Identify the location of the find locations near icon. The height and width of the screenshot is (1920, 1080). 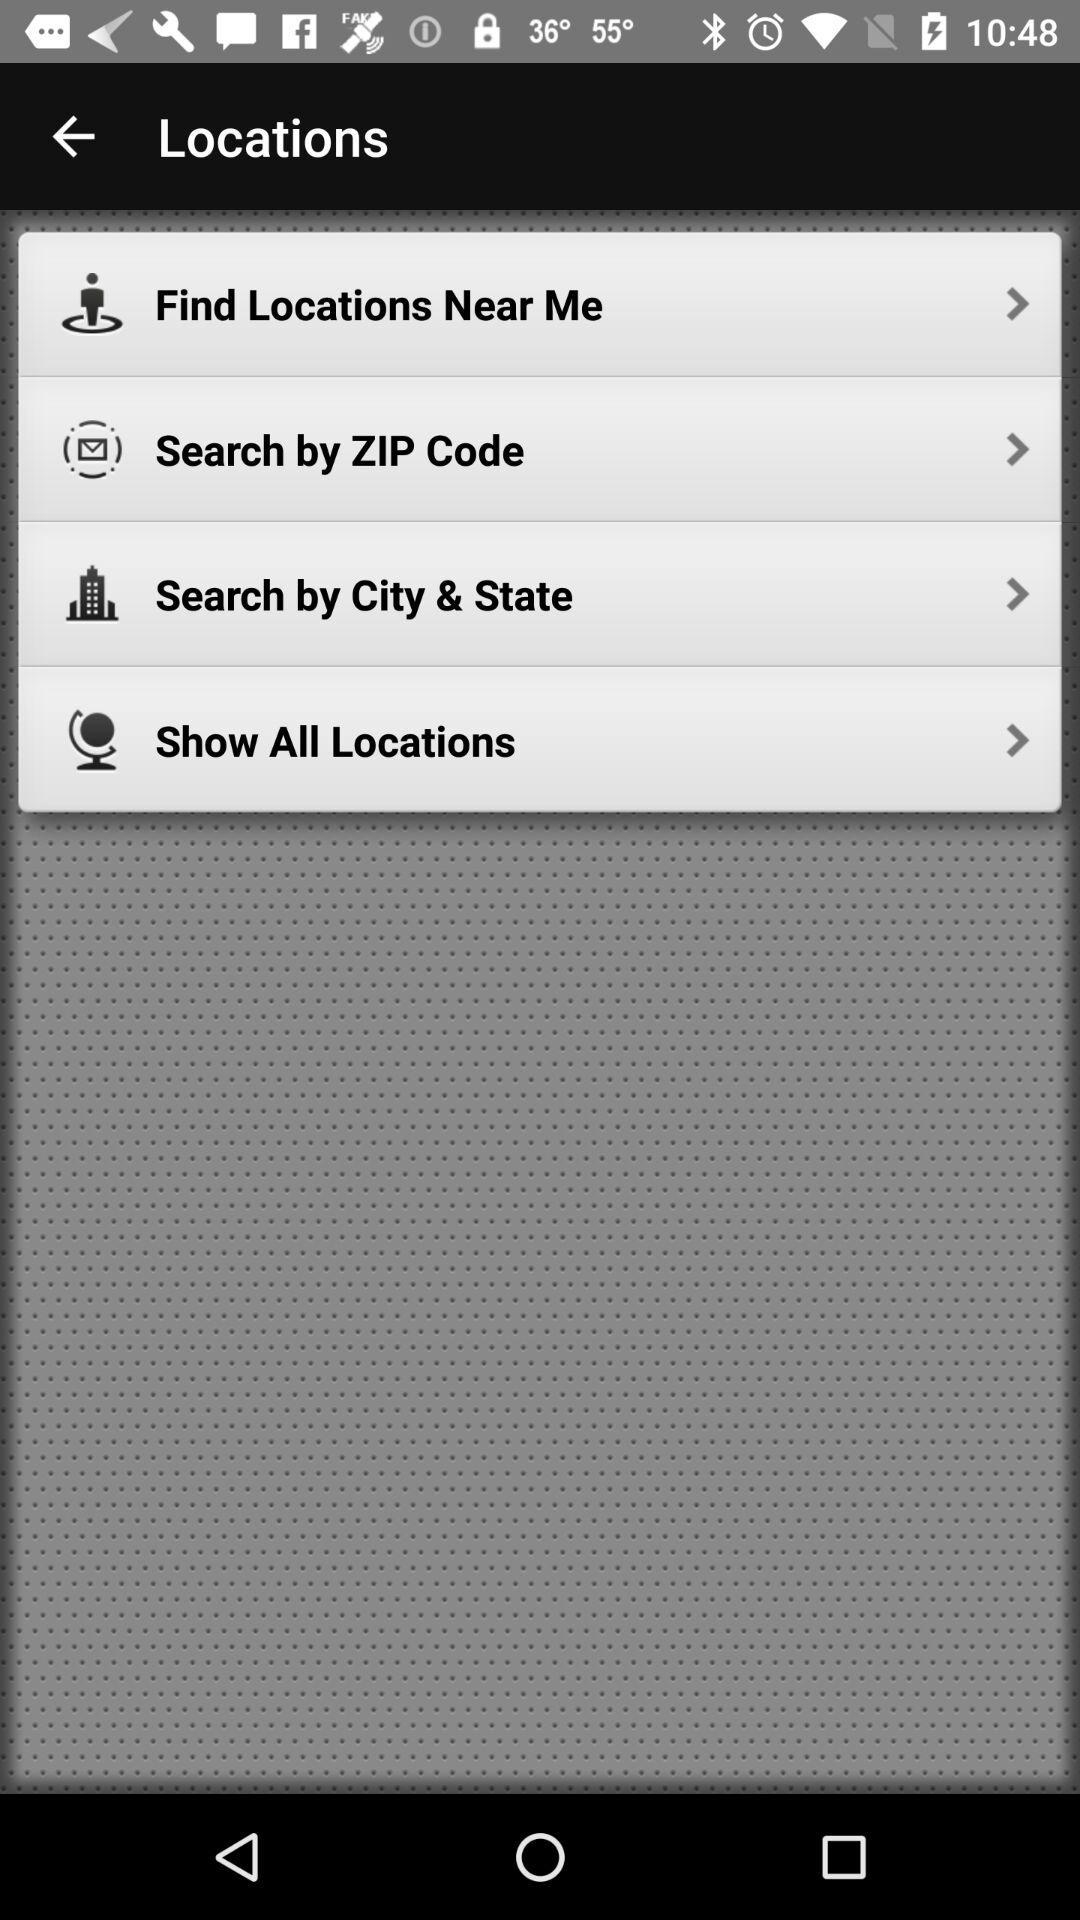
(591, 303).